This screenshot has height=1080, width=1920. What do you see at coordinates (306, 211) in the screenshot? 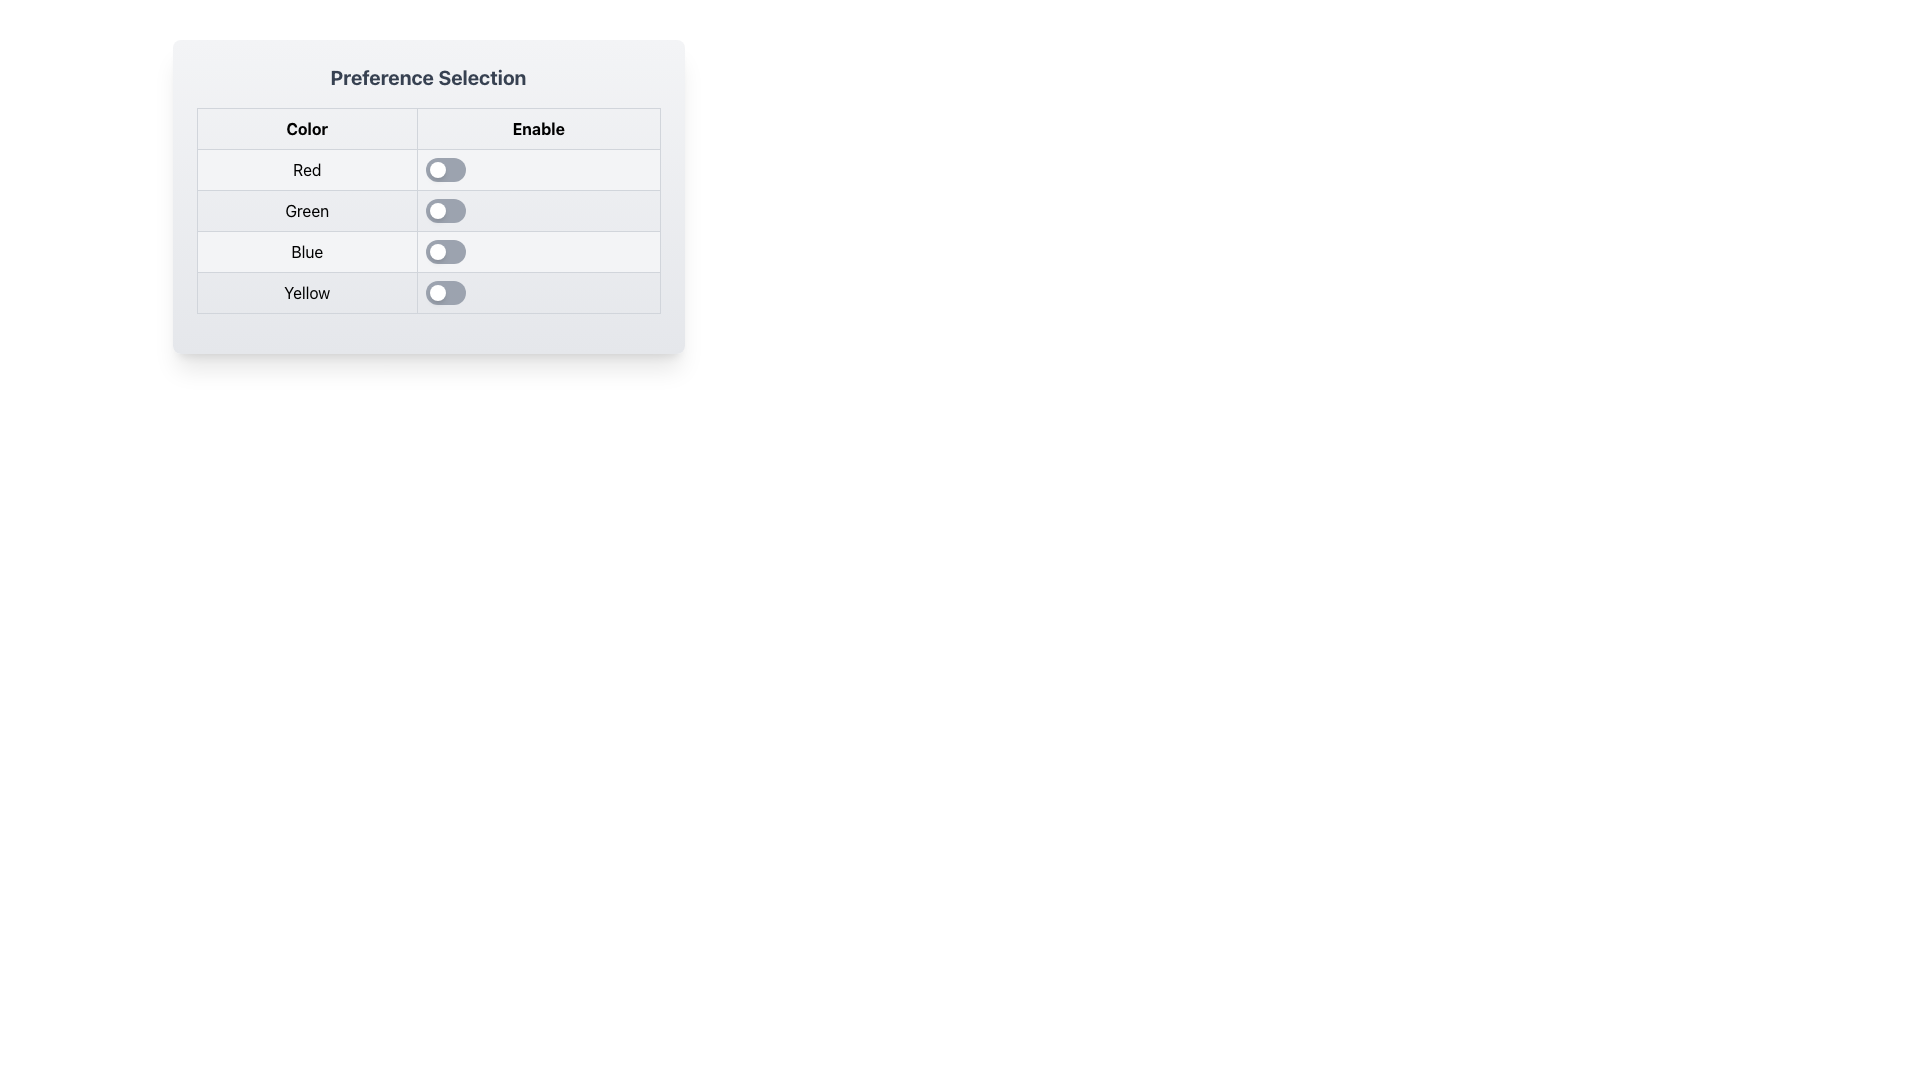
I see `the label with the text 'Green' located in the second row under the 'Color' column of the structured list` at bounding box center [306, 211].